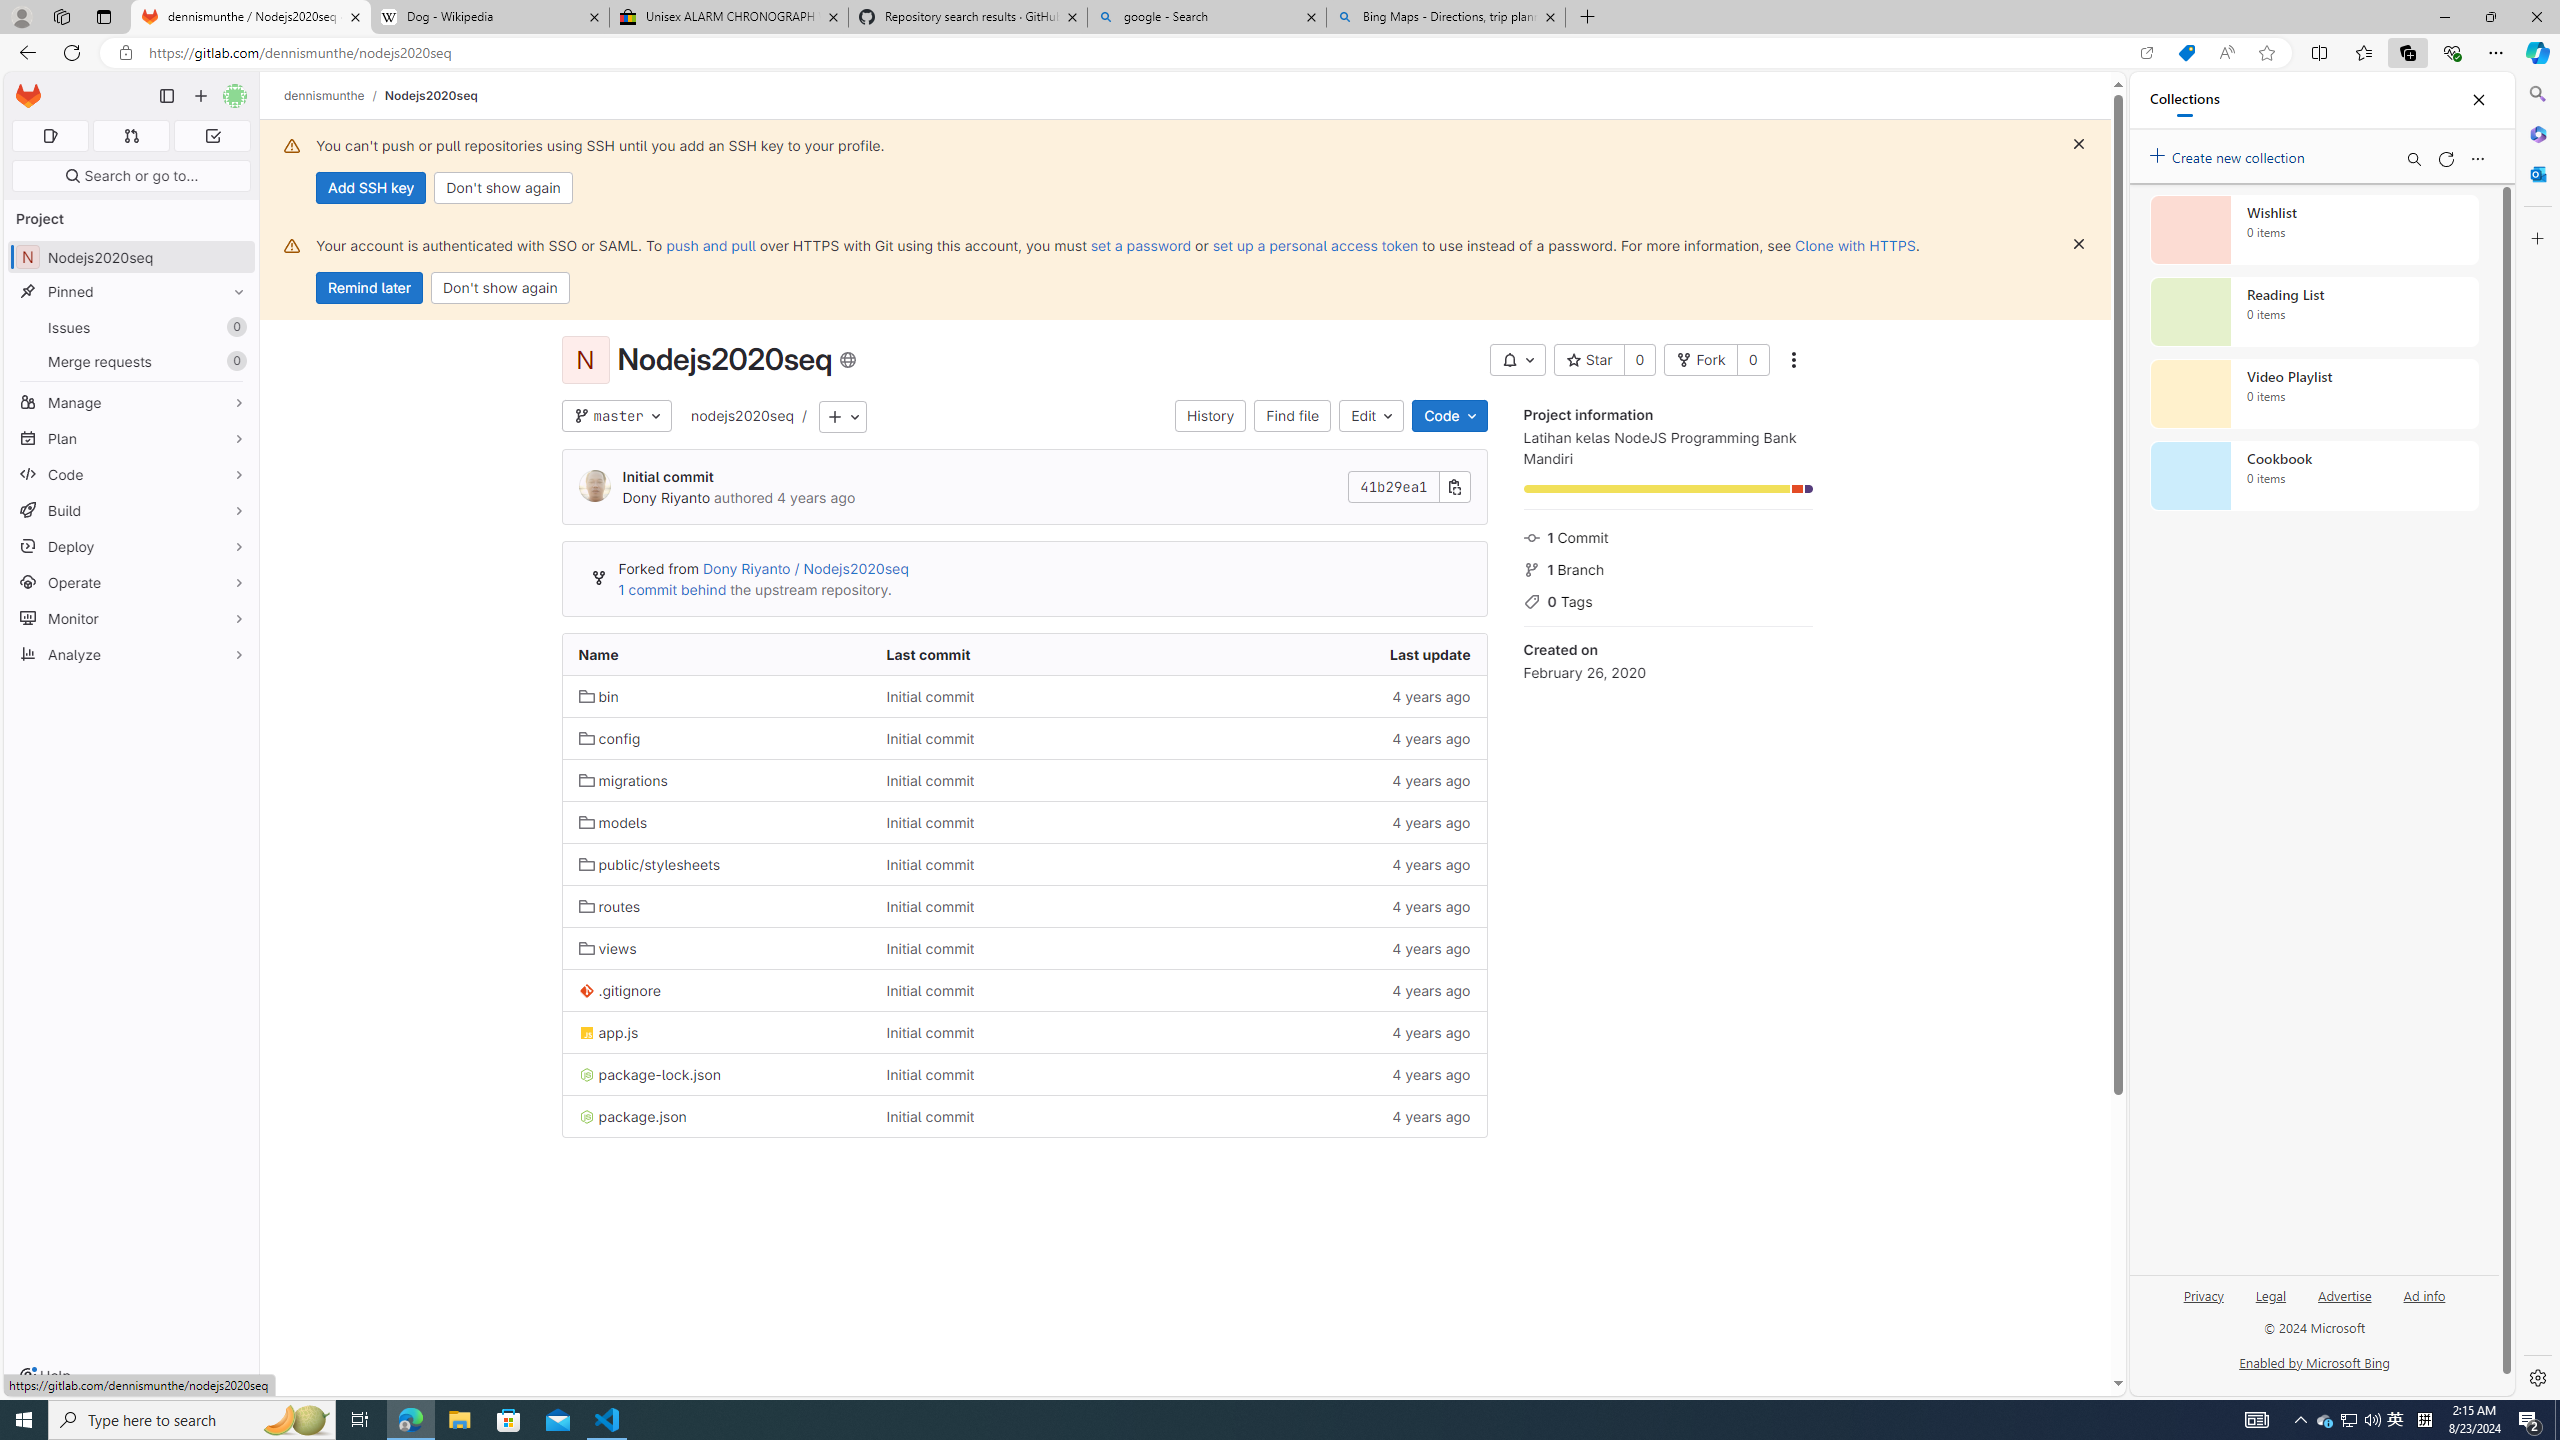 The height and width of the screenshot is (1440, 2560). Describe the element at coordinates (130, 360) in the screenshot. I see `'Merge requests 0'` at that location.